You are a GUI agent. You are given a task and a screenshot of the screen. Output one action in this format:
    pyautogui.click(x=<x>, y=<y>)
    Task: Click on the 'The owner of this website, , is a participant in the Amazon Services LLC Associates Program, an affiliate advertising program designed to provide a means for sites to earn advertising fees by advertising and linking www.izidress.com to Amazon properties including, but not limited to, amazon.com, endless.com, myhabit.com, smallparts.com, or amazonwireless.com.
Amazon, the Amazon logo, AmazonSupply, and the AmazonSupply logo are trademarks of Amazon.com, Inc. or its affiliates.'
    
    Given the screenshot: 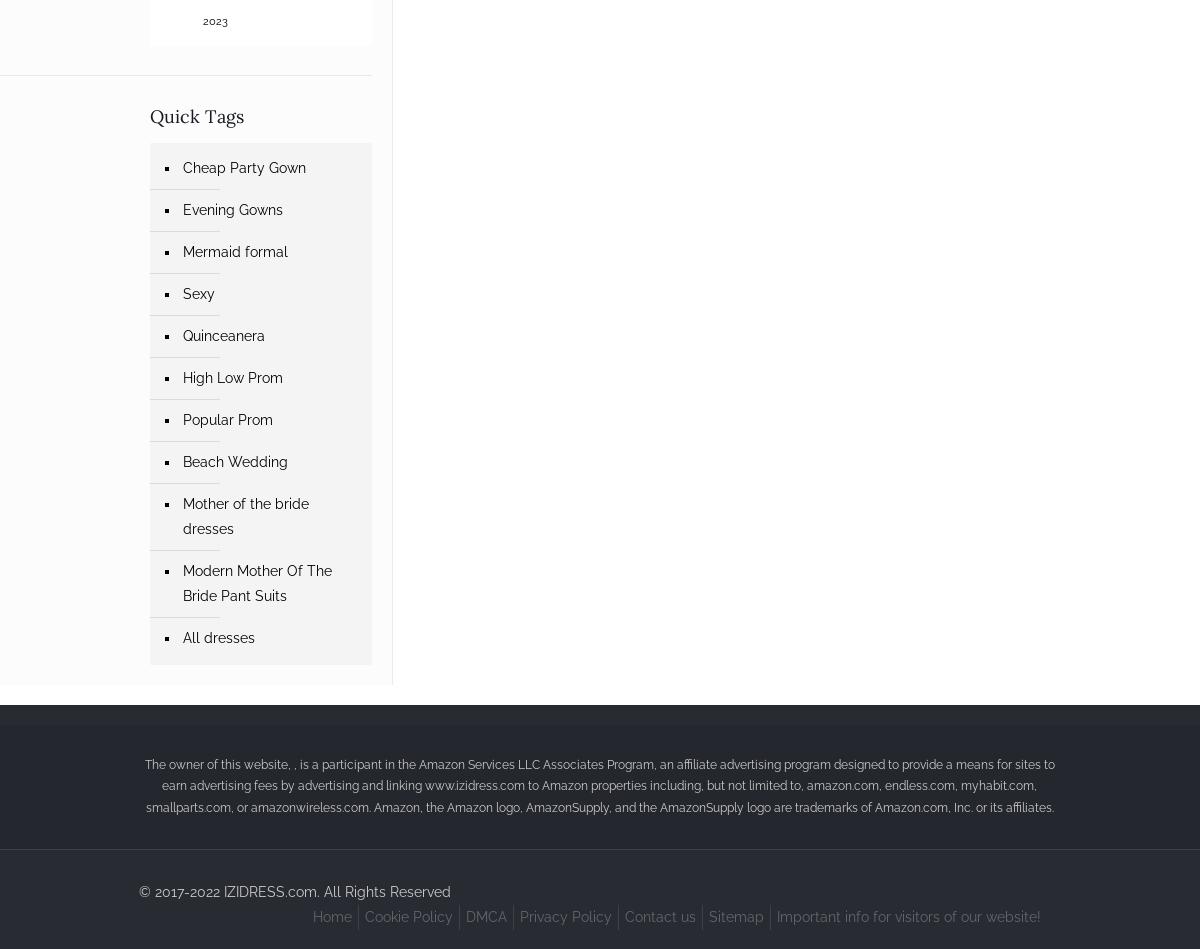 What is the action you would take?
    pyautogui.click(x=144, y=785)
    